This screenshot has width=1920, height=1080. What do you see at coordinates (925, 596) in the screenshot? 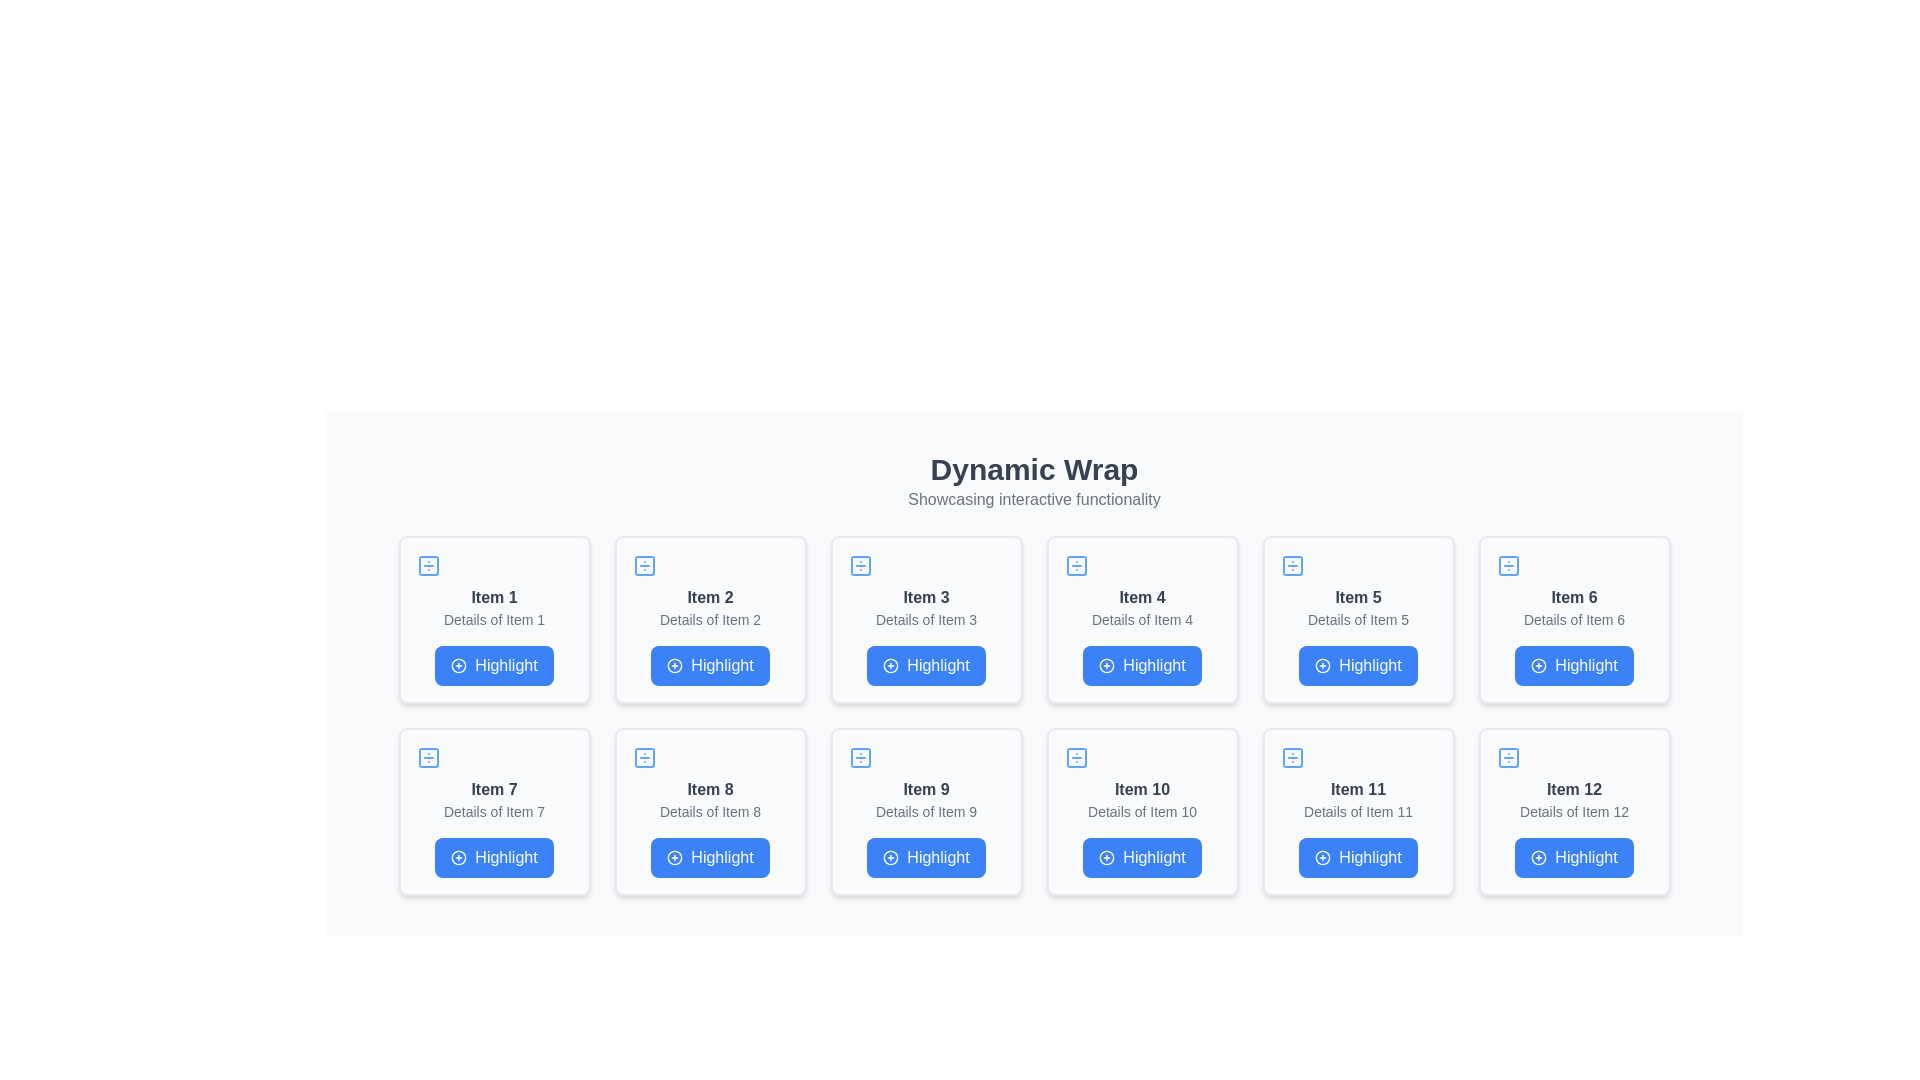
I see `the Text block that serves as the title or heading for the third card in the top row of the grid layout` at bounding box center [925, 596].